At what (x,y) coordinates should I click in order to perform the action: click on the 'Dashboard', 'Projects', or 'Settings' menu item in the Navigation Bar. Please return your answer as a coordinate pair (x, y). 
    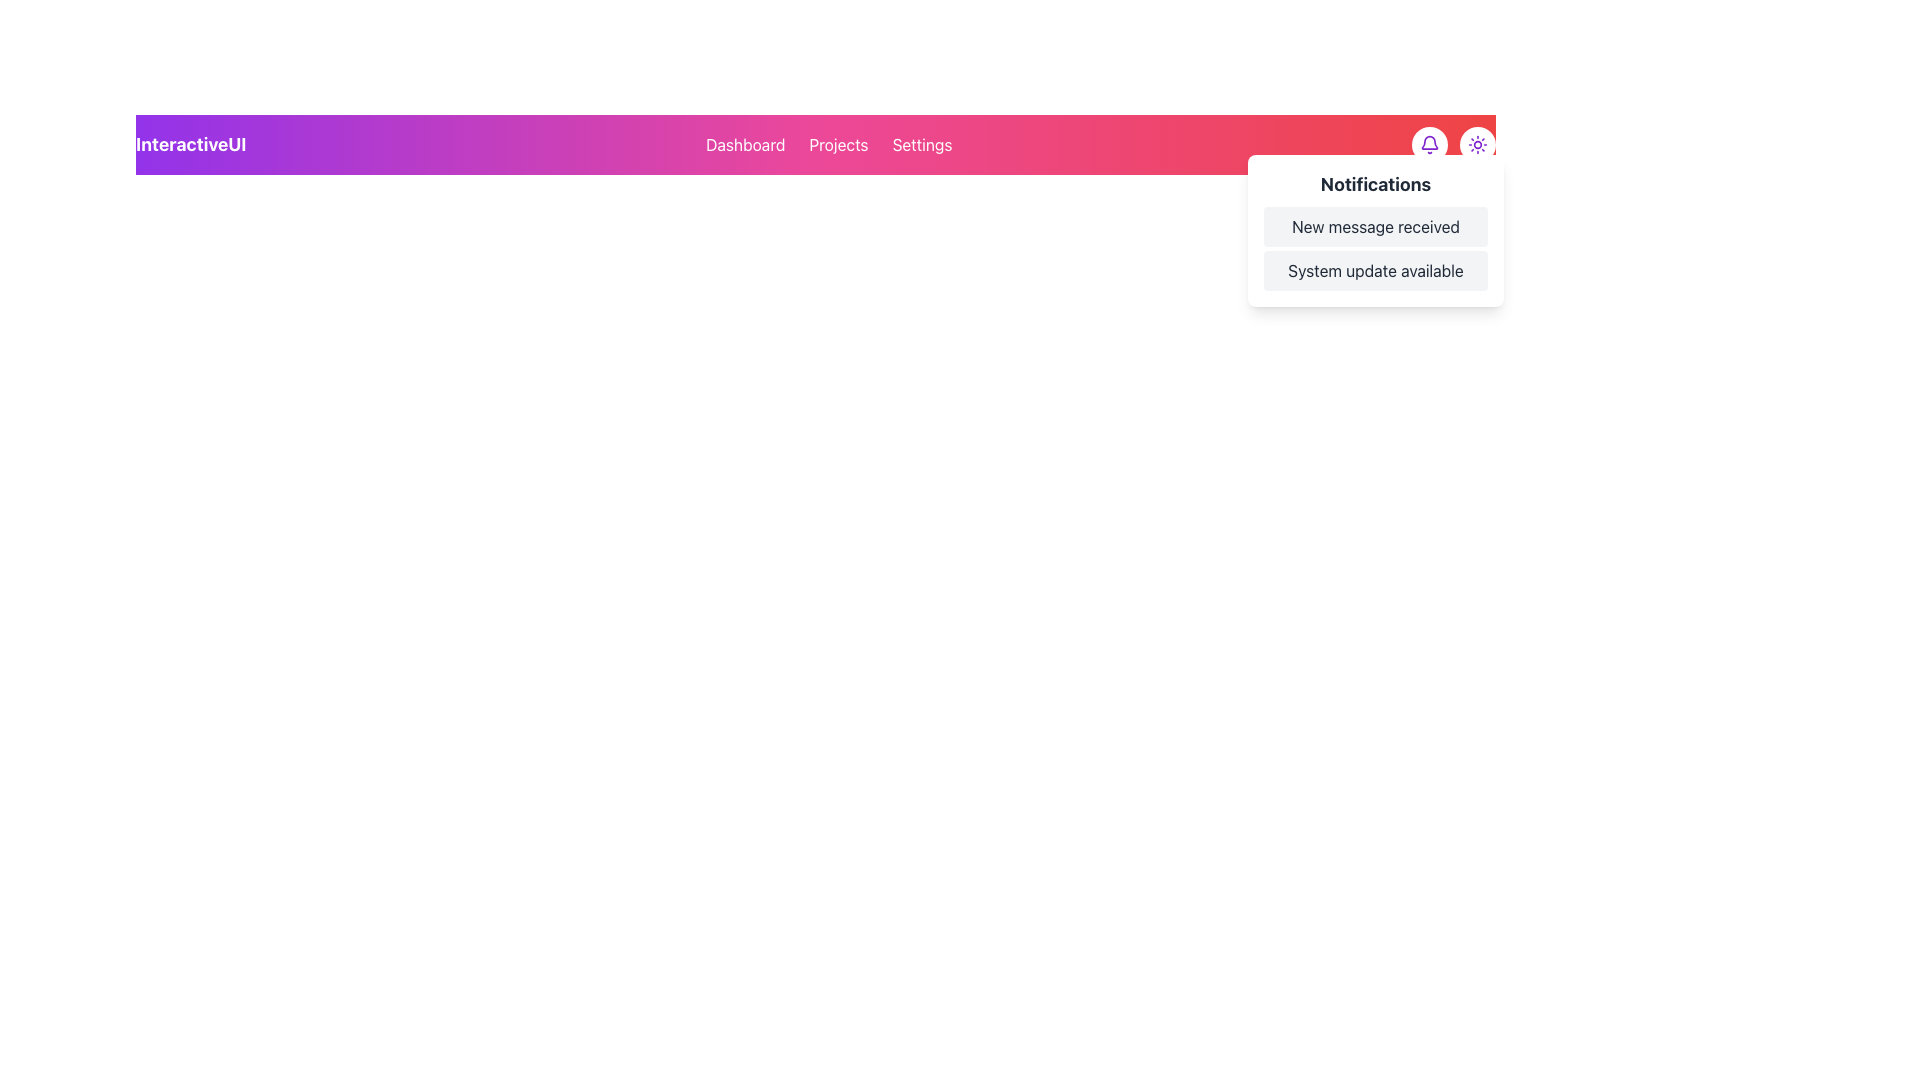
    Looking at the image, I should click on (816, 144).